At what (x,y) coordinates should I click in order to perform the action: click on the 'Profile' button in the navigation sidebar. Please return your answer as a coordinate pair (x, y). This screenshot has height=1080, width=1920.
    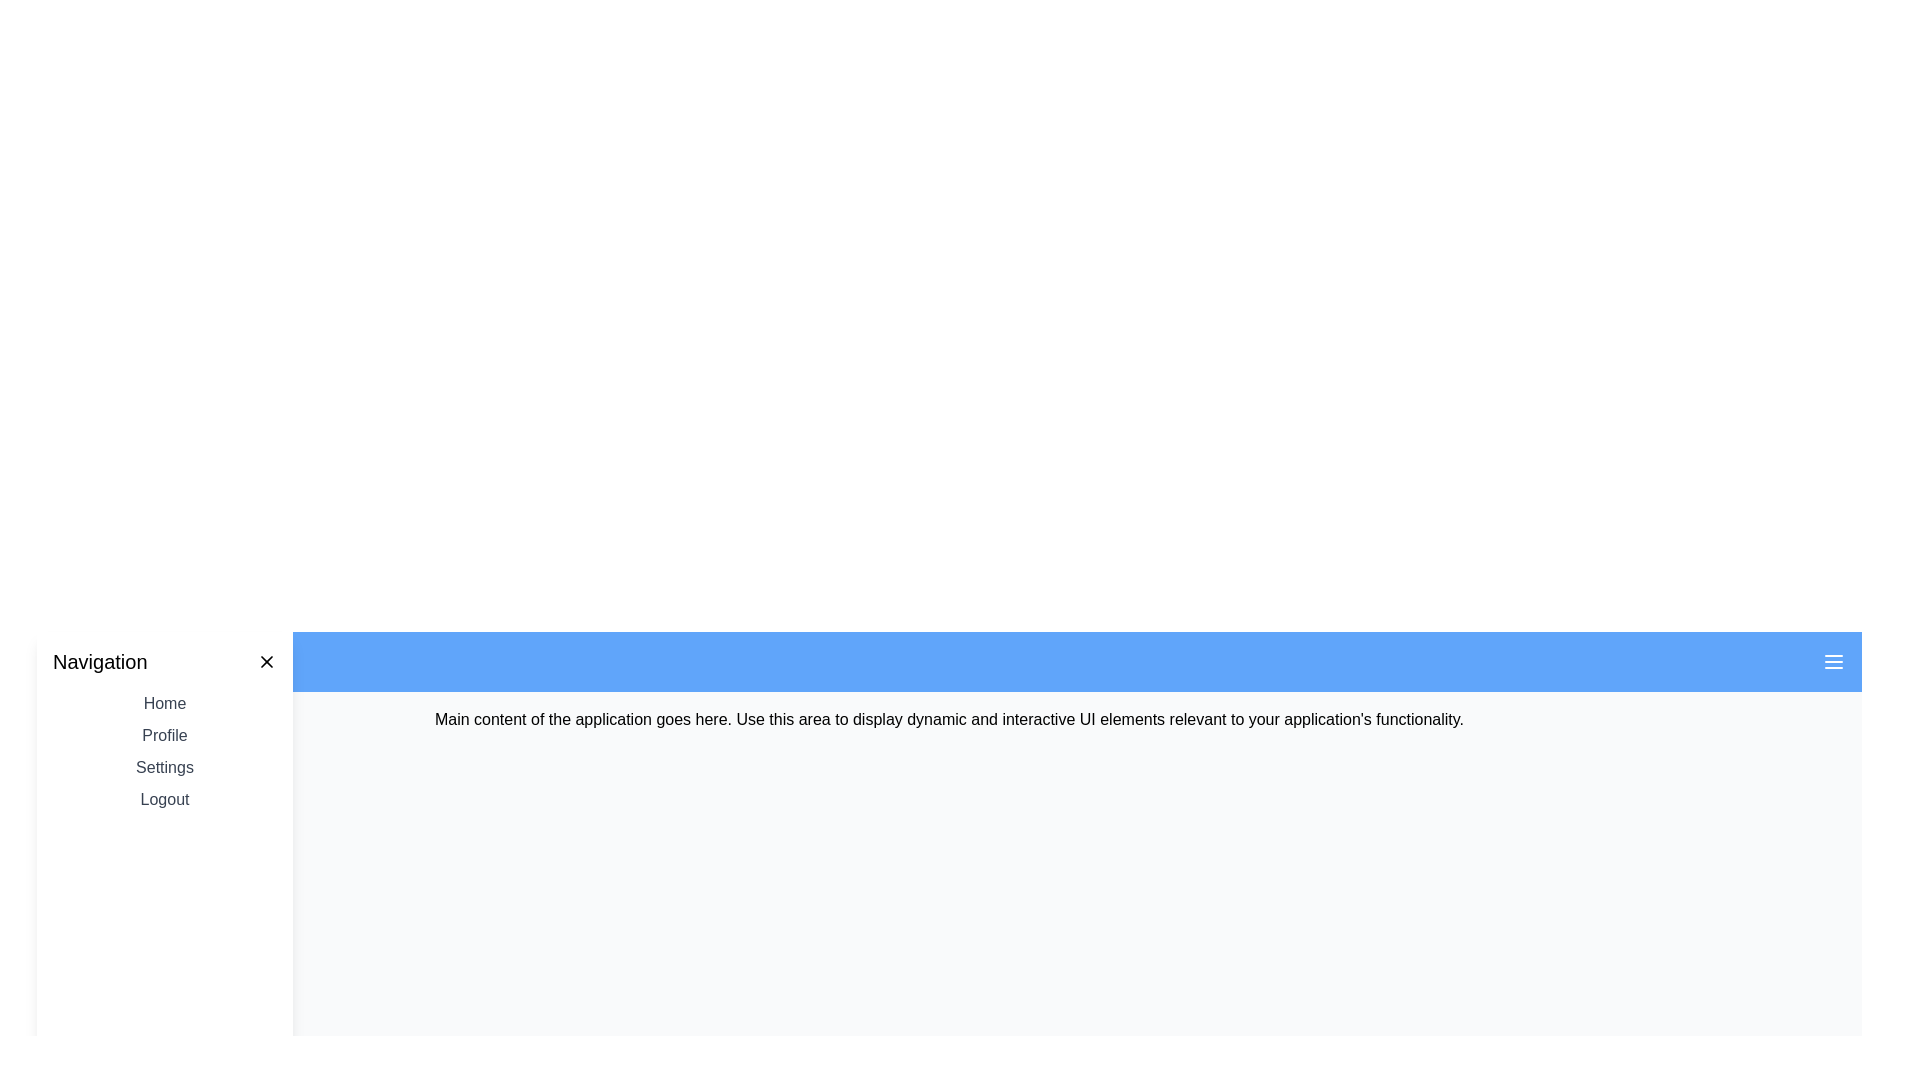
    Looking at the image, I should click on (164, 736).